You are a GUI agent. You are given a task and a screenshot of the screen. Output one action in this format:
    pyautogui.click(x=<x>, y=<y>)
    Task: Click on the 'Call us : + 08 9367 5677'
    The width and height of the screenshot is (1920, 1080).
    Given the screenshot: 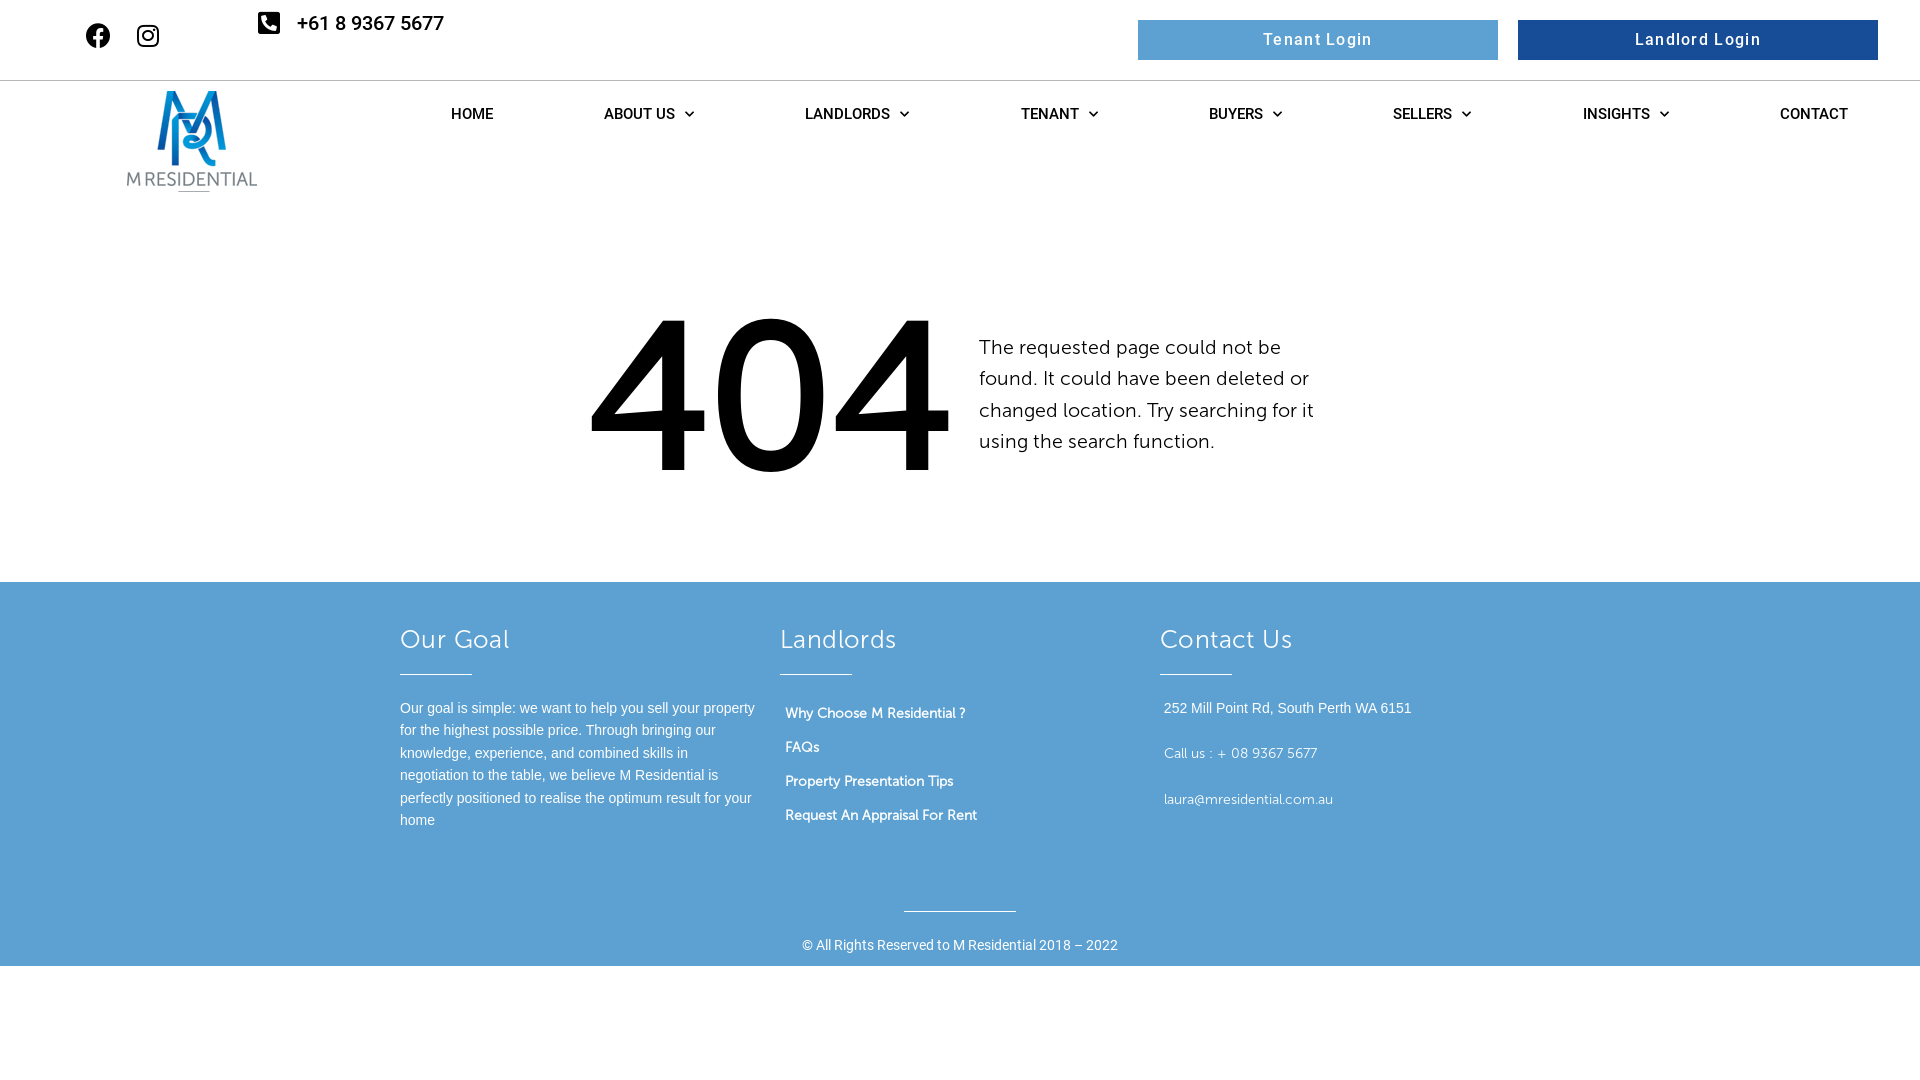 What is the action you would take?
    pyautogui.click(x=1239, y=753)
    